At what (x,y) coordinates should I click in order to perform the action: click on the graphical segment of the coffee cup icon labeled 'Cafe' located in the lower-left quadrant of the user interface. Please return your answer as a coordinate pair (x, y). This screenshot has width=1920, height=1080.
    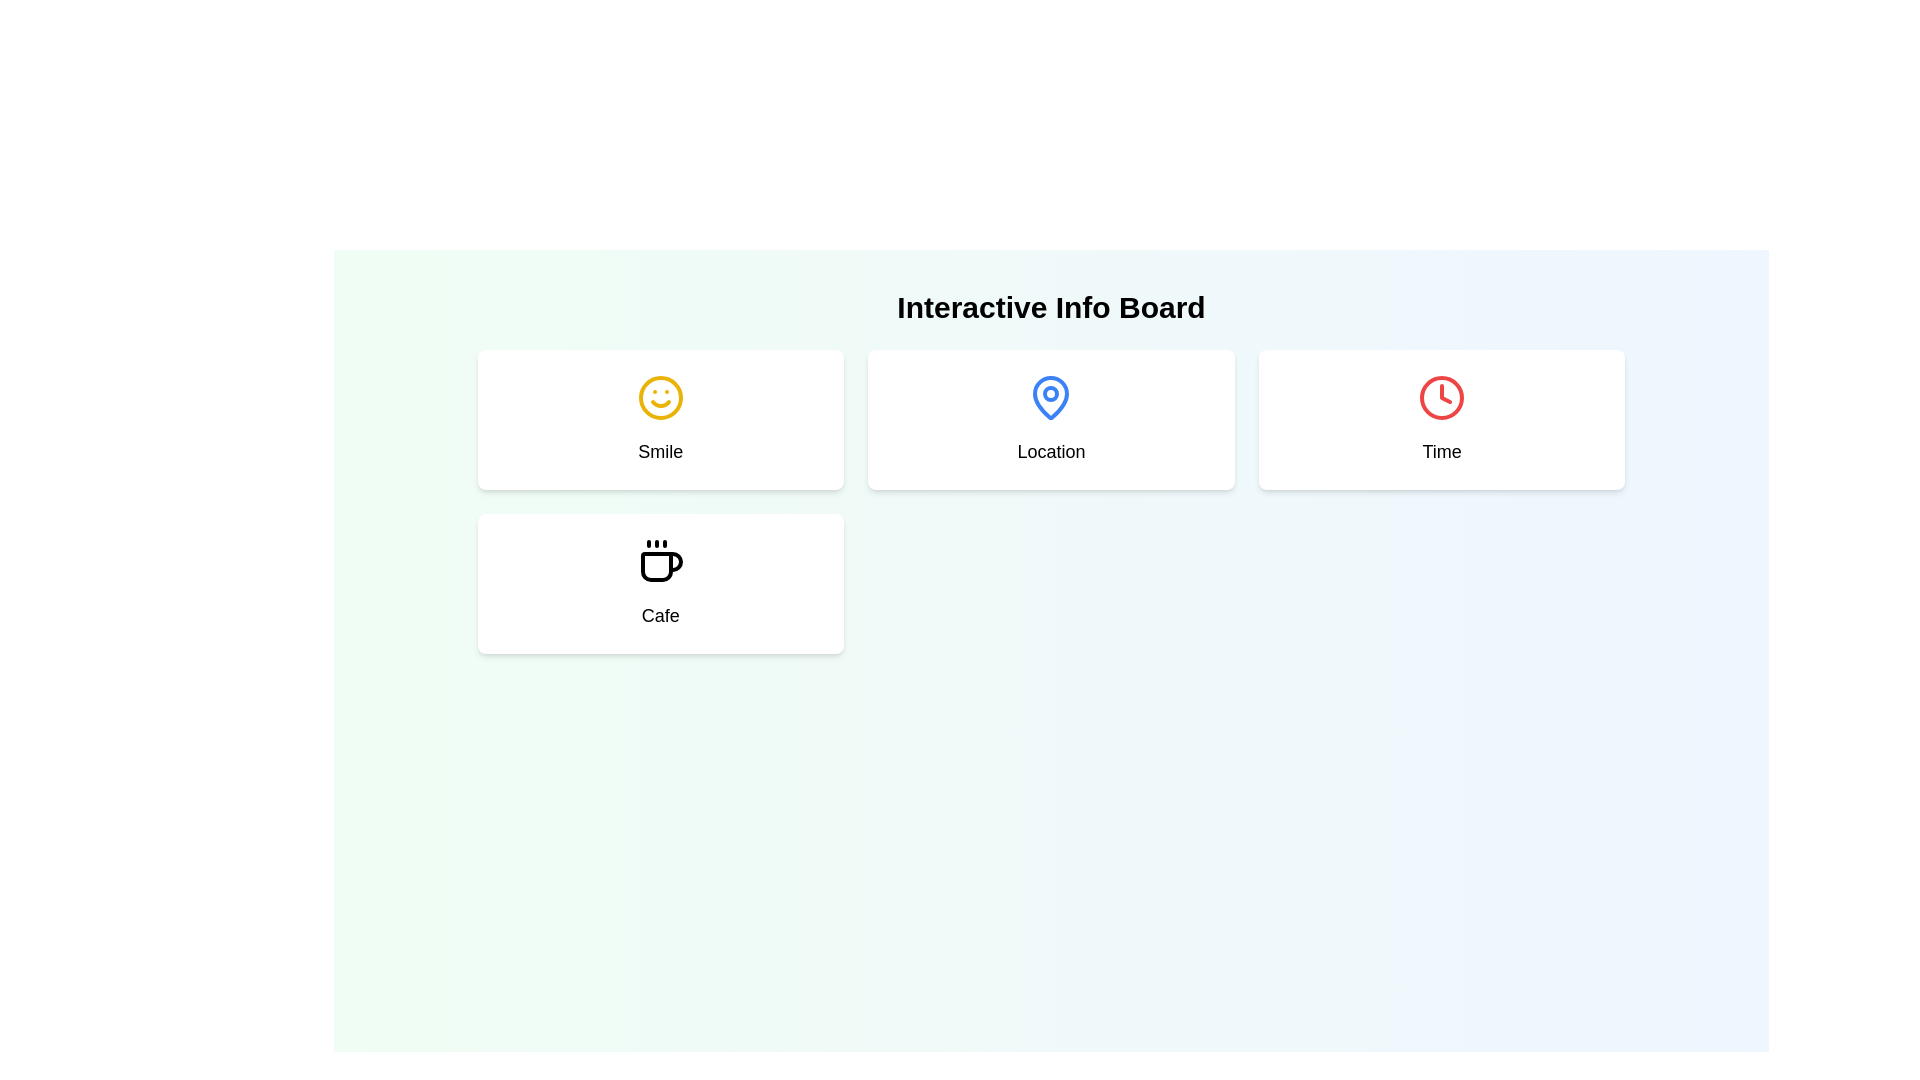
    Looking at the image, I should click on (661, 567).